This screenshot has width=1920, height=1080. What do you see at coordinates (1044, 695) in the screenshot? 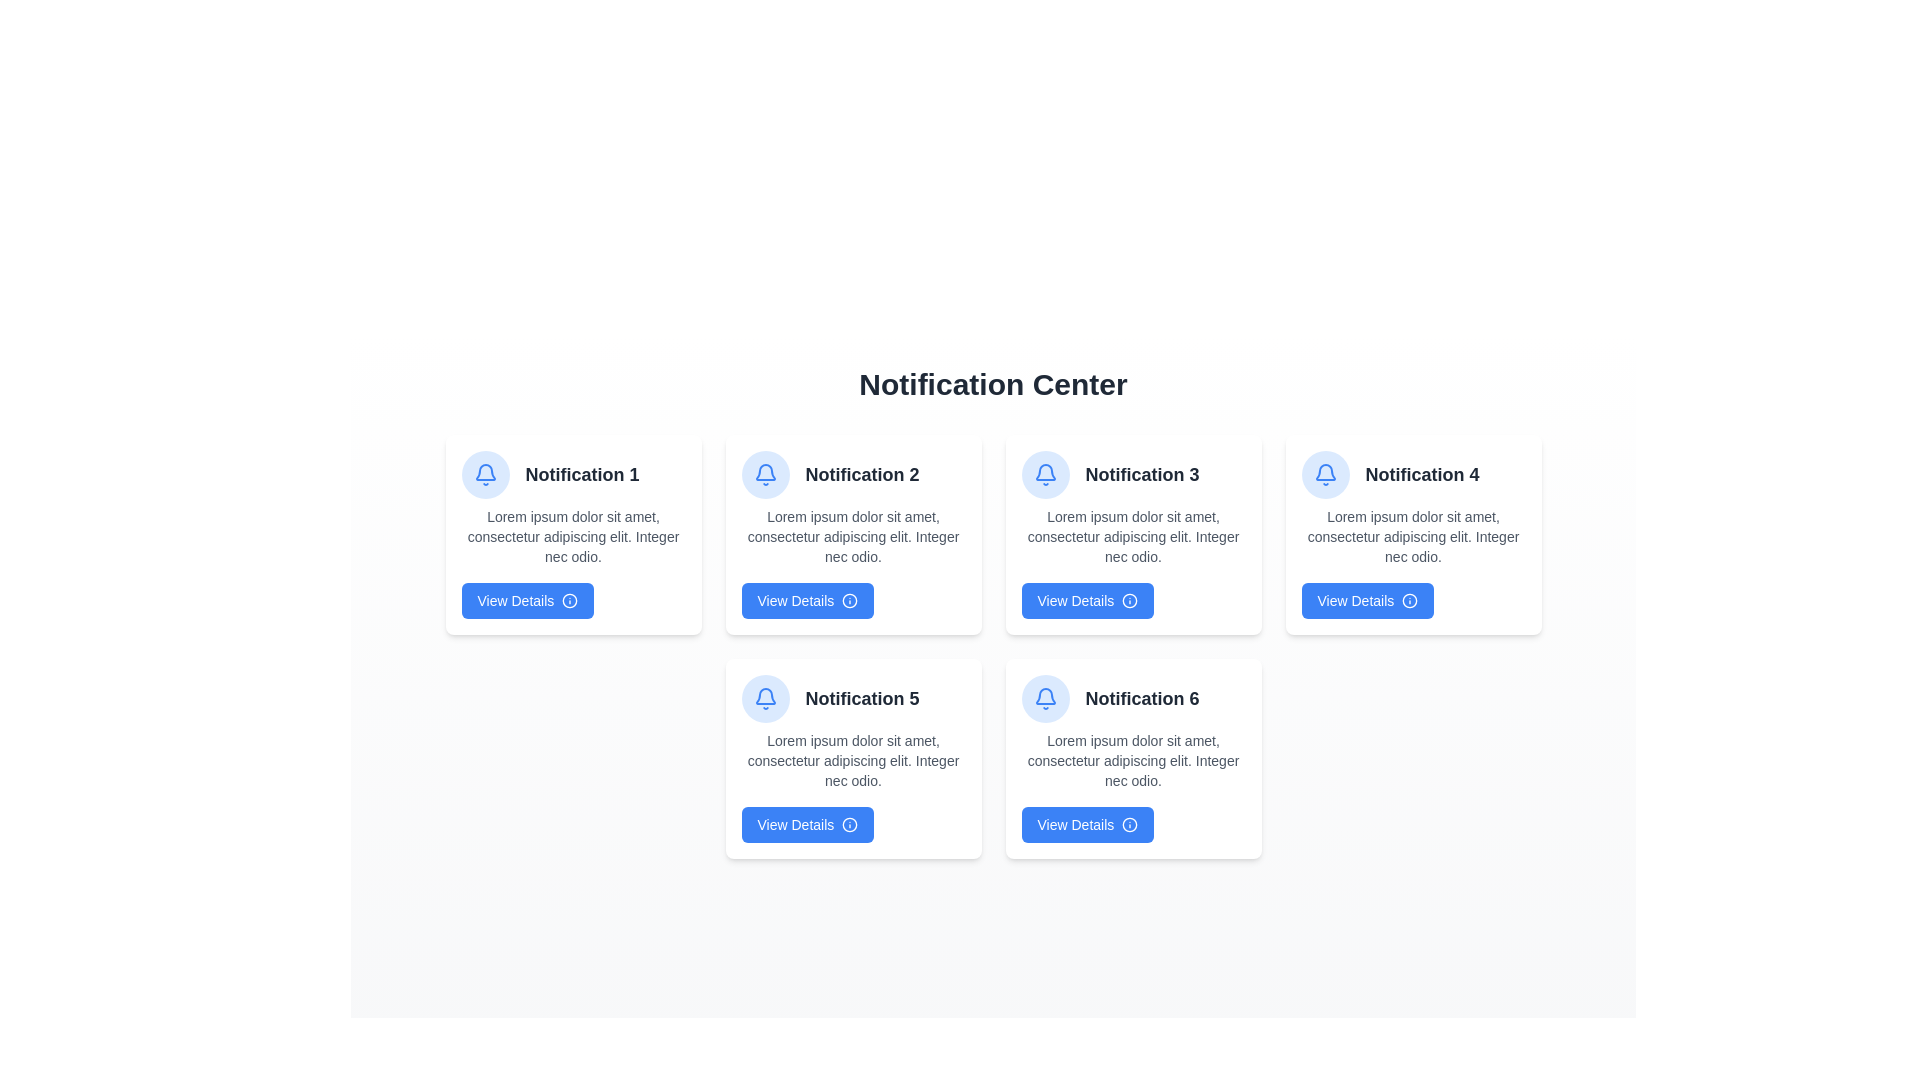
I see `bell-shaped notification icon associated with 'Notification 1' for development purposes` at bounding box center [1044, 695].